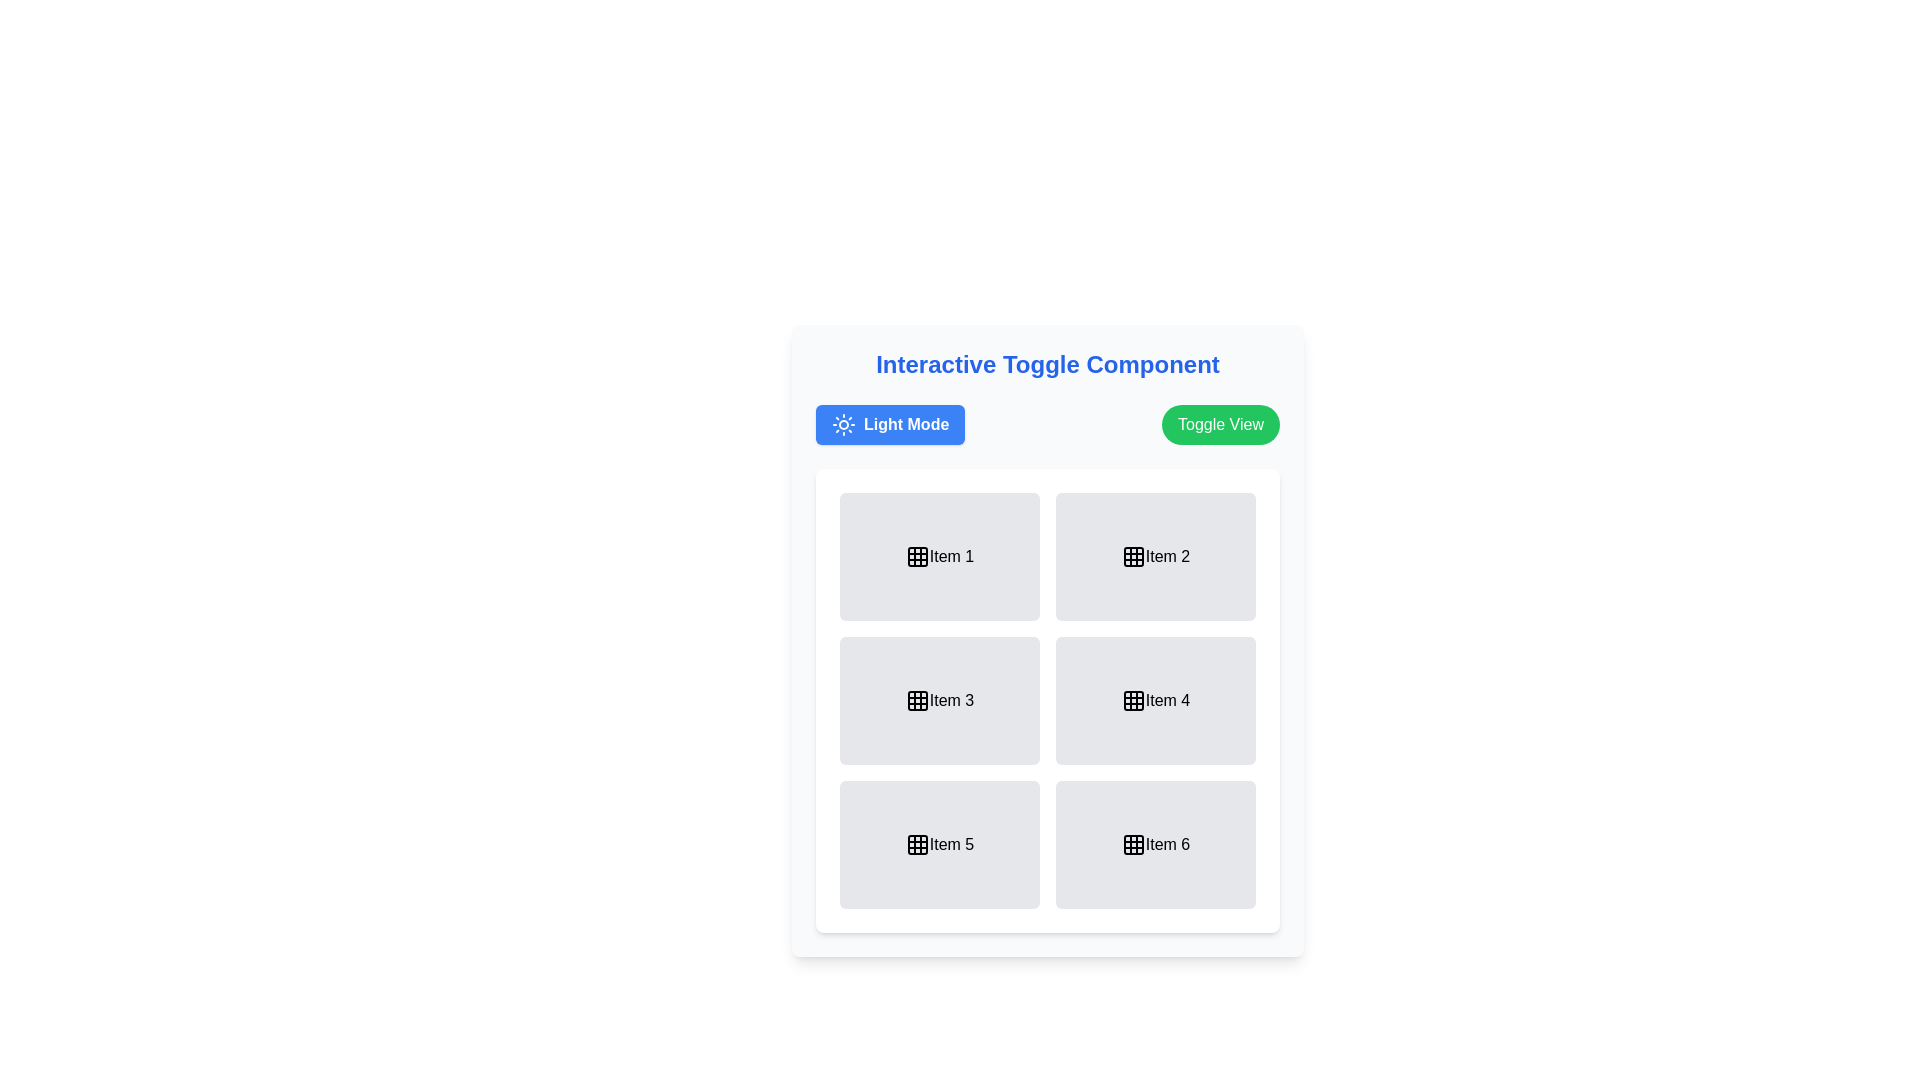 Image resolution: width=1920 pixels, height=1080 pixels. I want to click on the 'Light Mode' button which contains the sun icon located at the top-left corner of the interface, so click(844, 423).